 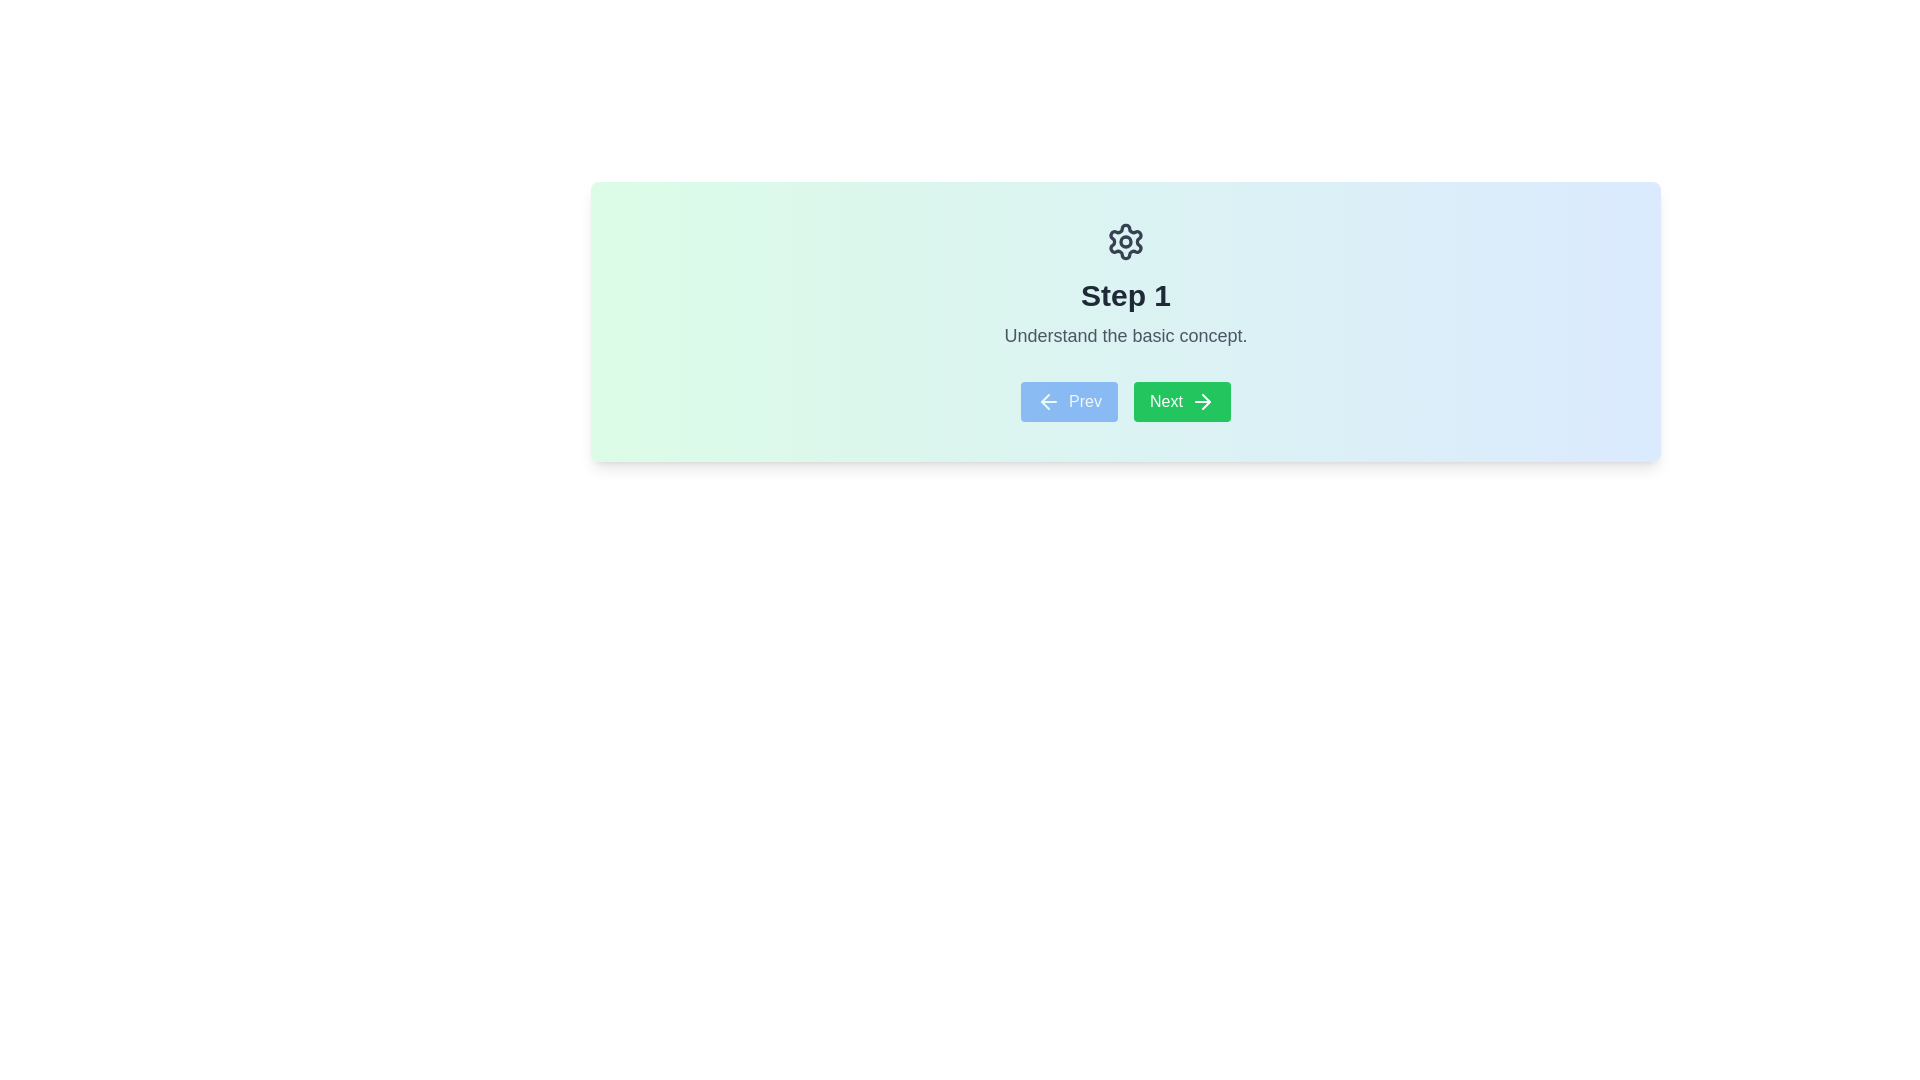 I want to click on the 'Prev' button, which is the first button from the left within a pair of navigation buttons, located centrally near the bottom of a light-colored panel, so click(x=1068, y=401).